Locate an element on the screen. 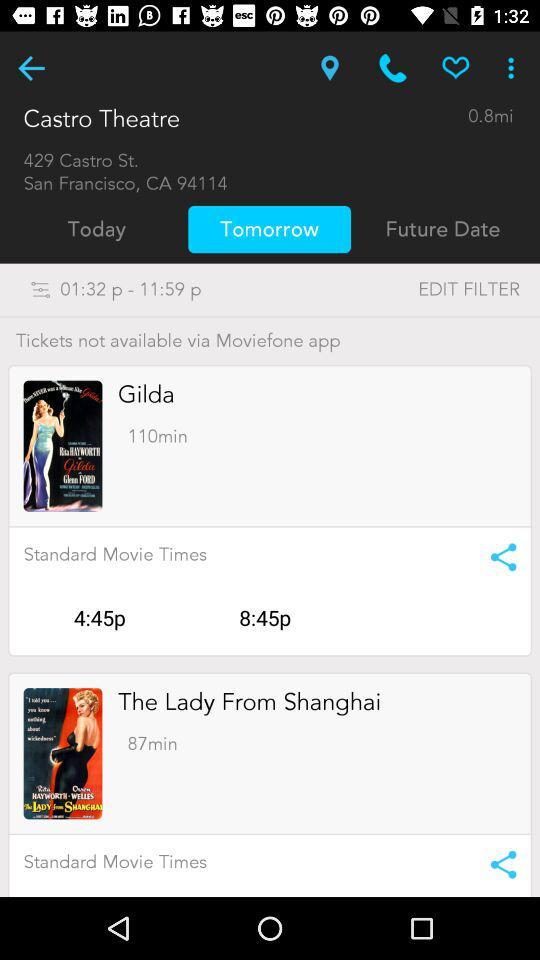 This screenshot has width=540, height=960. share info is located at coordinates (496, 863).